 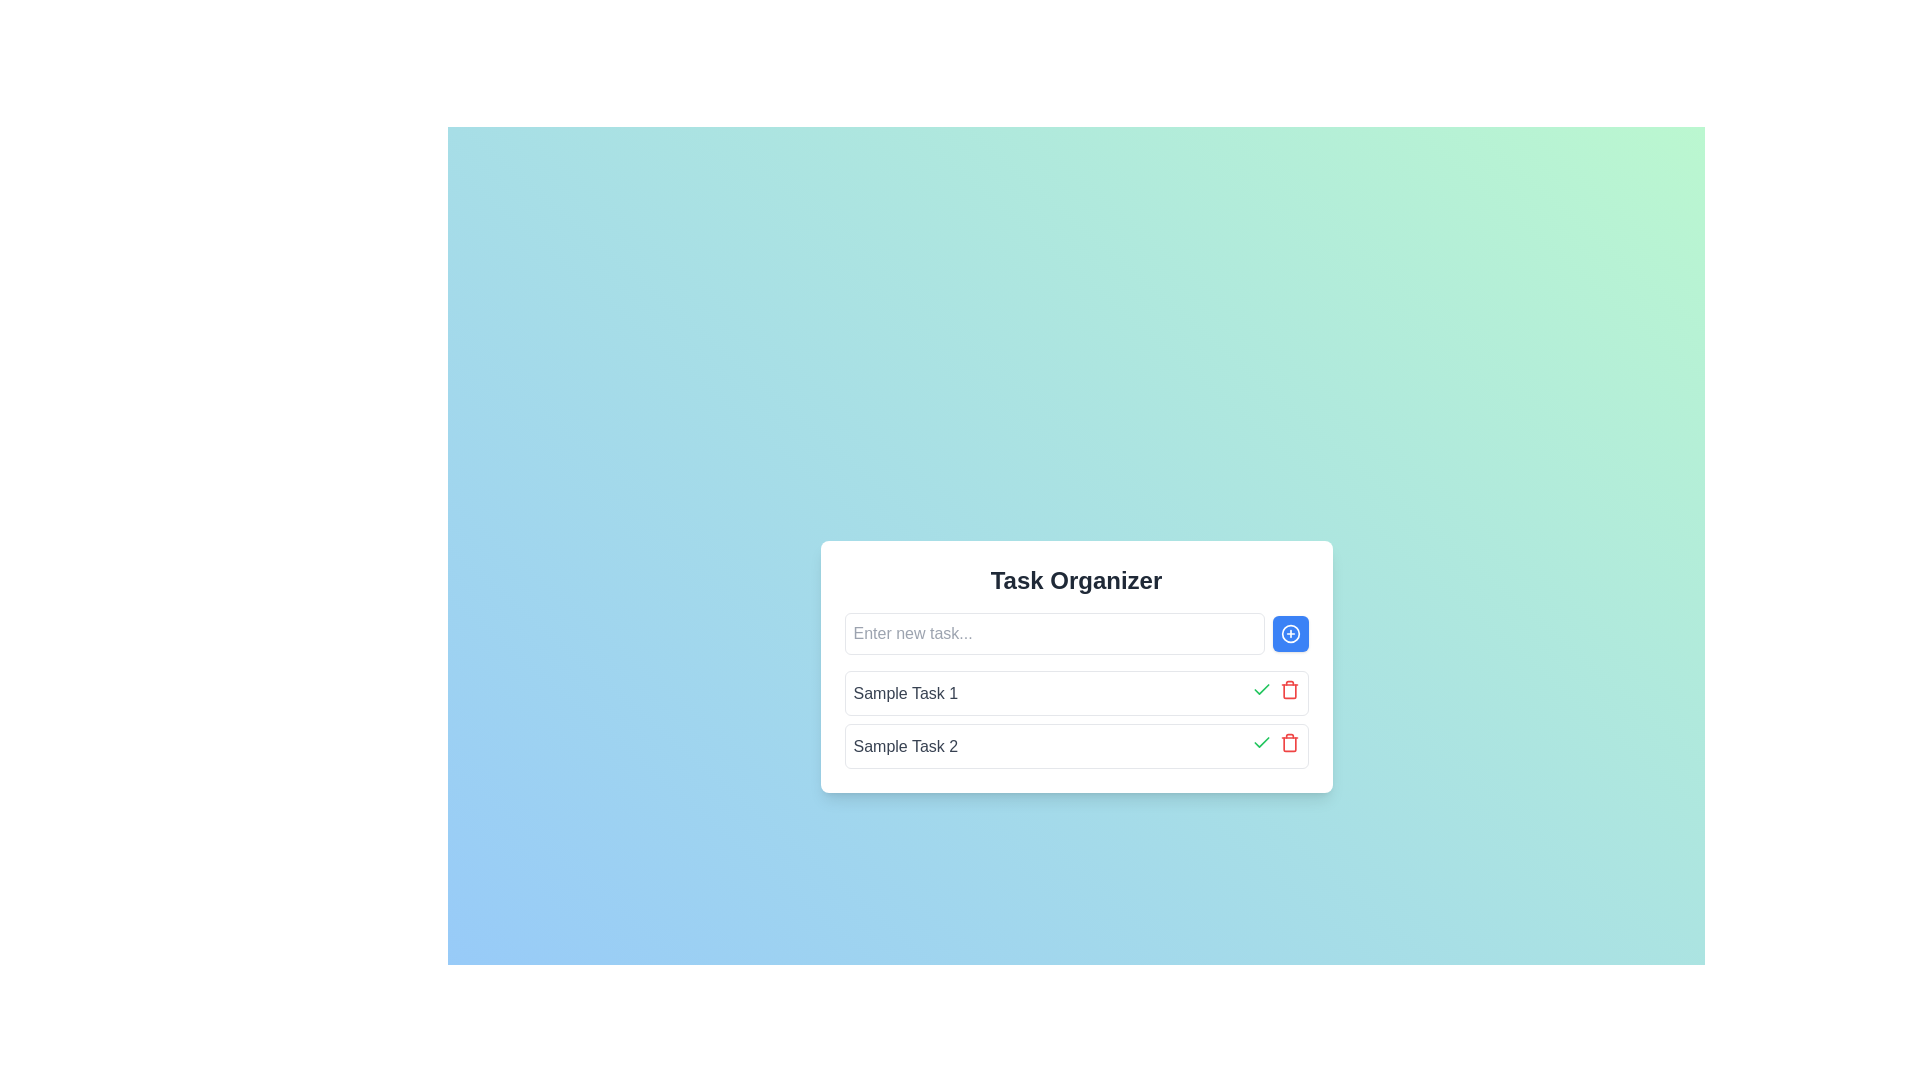 What do you see at coordinates (1260, 743) in the screenshot?
I see `the interactive icon/button` at bounding box center [1260, 743].